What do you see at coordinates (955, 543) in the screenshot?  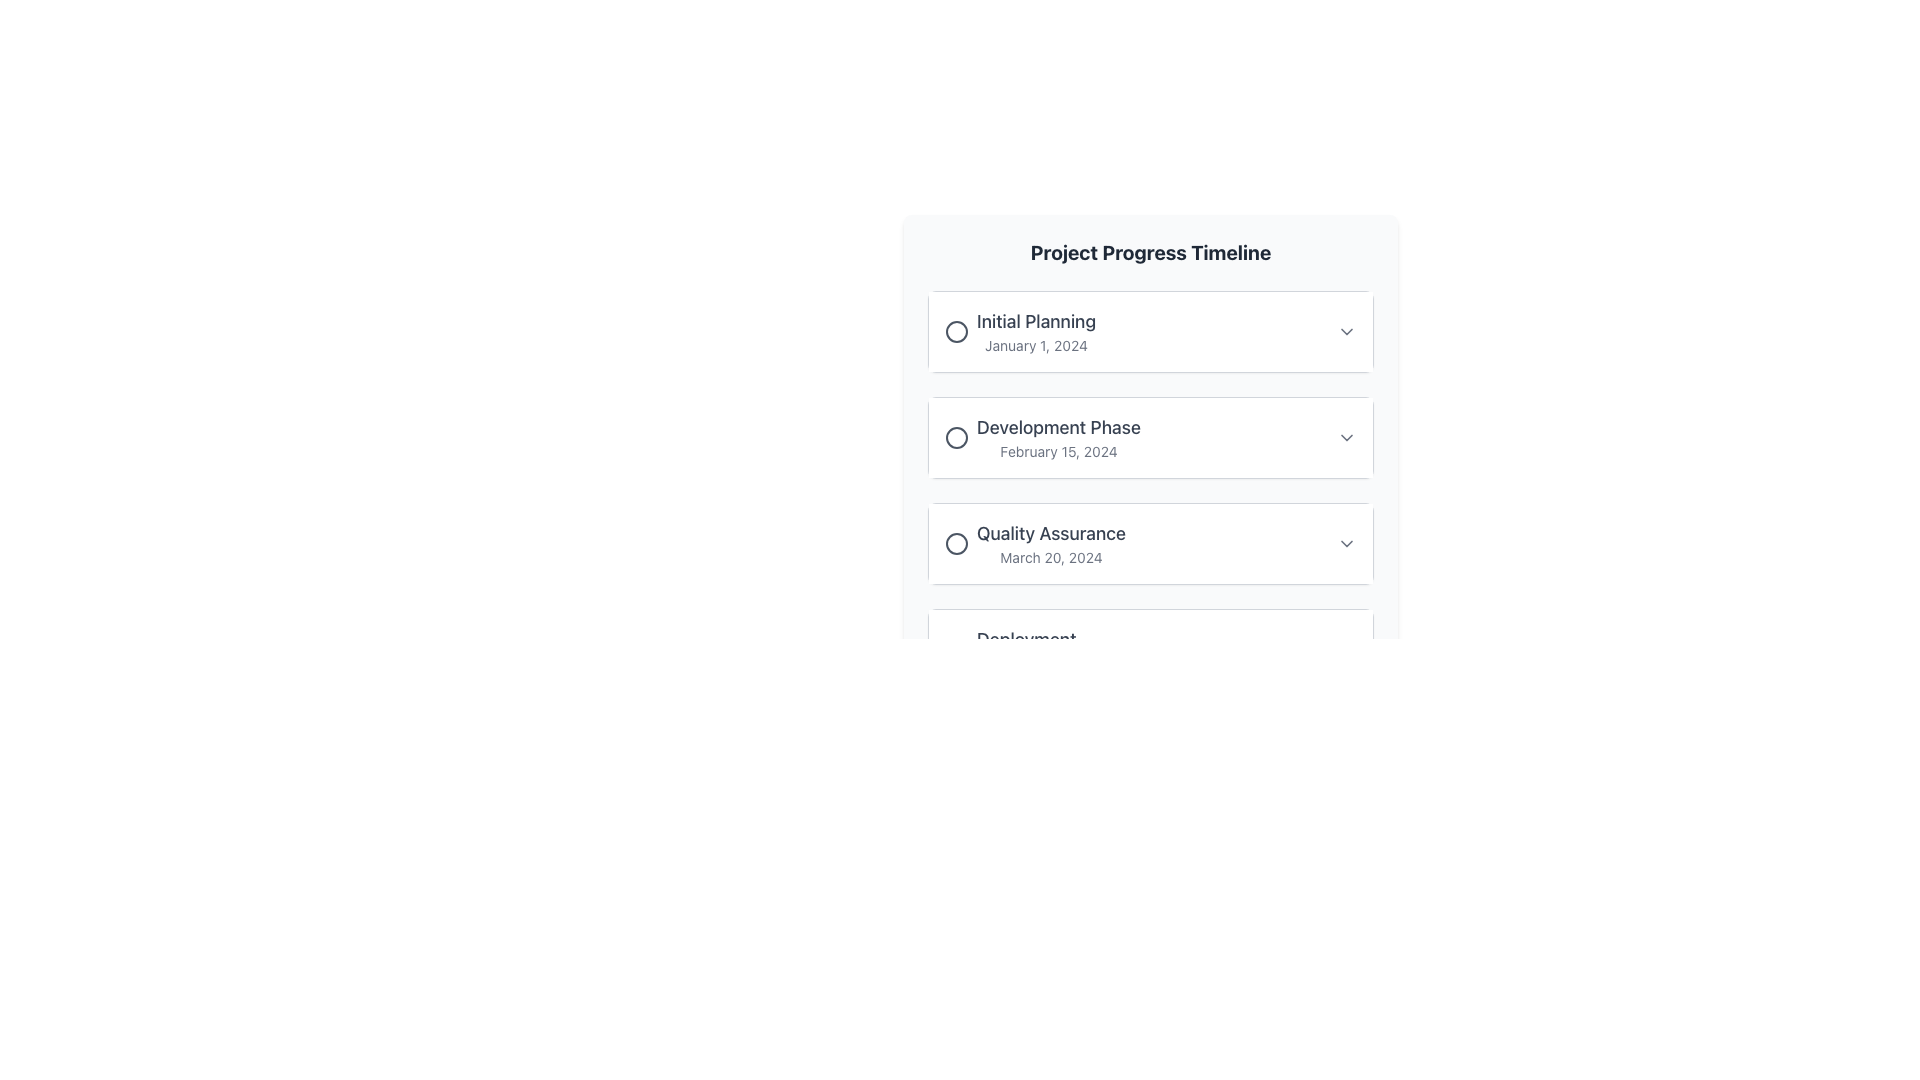 I see `the decorative circular icon with a thick border located next to 'Quality Assurance, March 20, 2024', which is the third in a vertical sequence within a timeline section` at bounding box center [955, 543].